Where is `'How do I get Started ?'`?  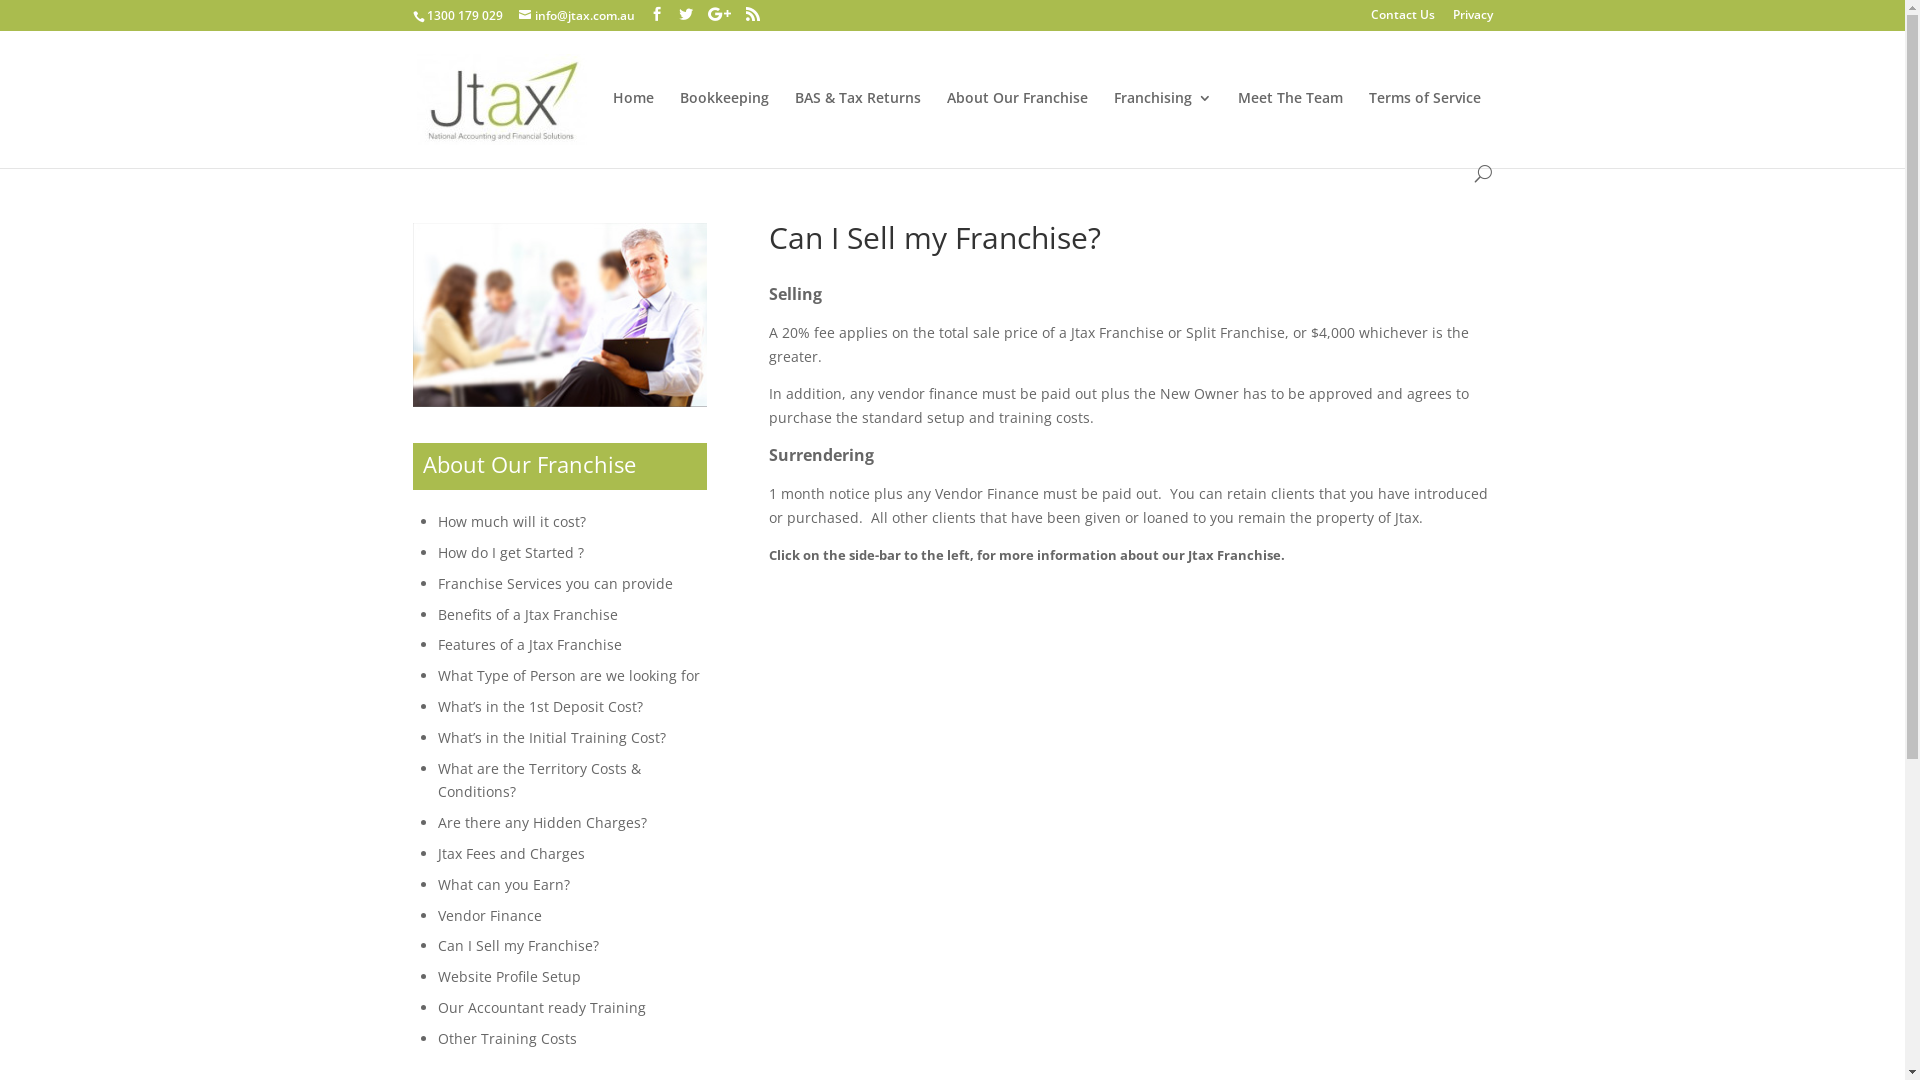
'How do I get Started ?' is located at coordinates (436, 552).